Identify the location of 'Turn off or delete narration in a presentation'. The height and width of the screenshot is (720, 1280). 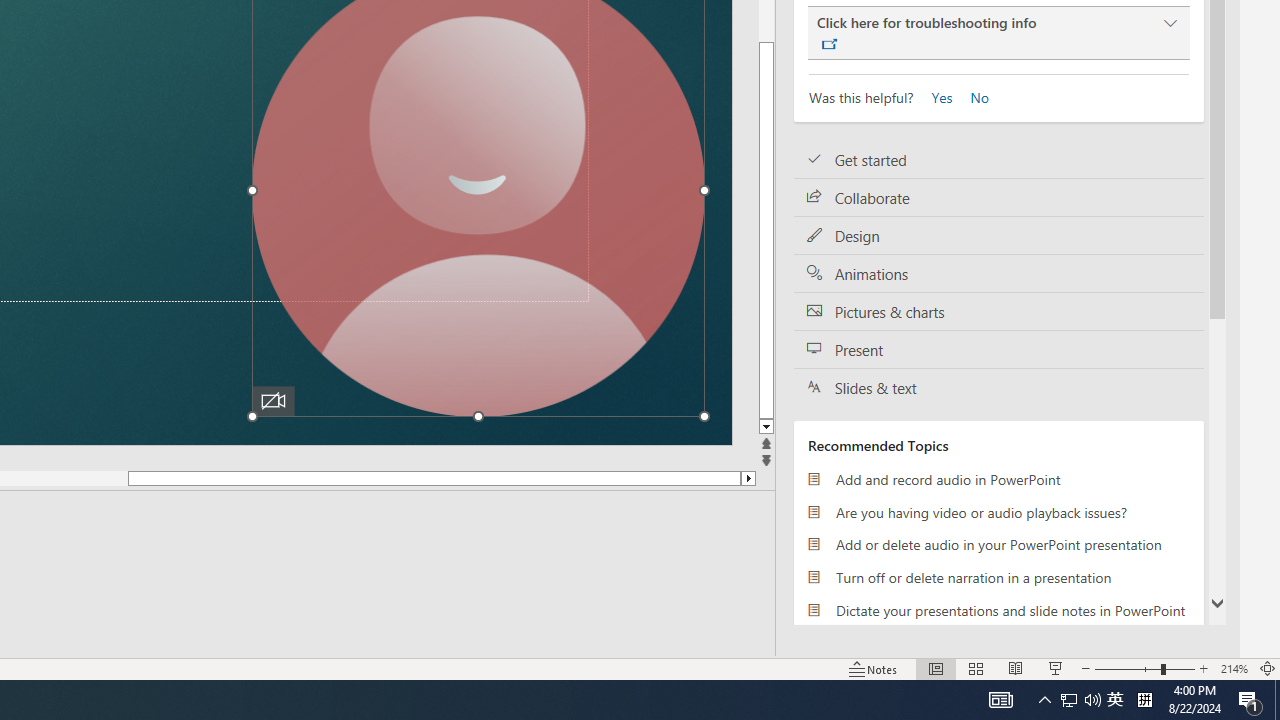
(999, 577).